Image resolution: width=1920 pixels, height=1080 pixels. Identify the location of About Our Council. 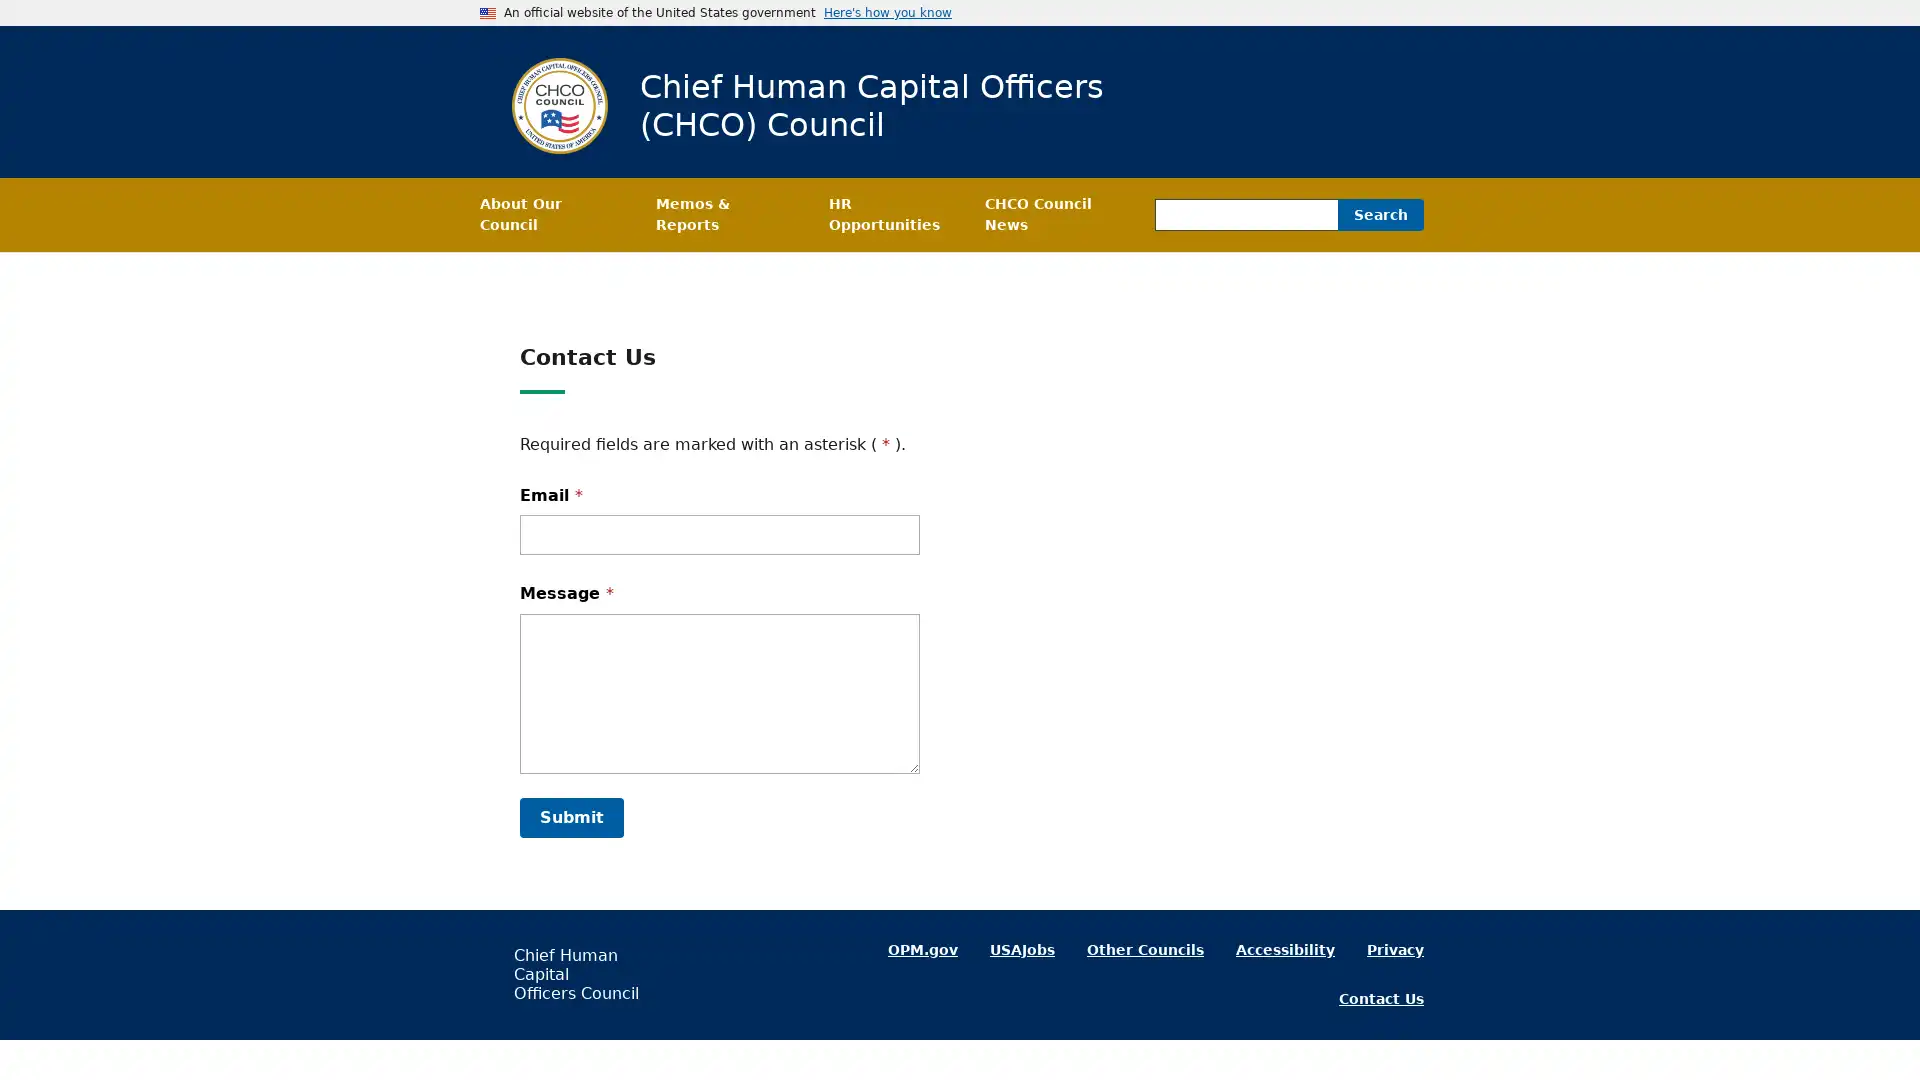
(551, 215).